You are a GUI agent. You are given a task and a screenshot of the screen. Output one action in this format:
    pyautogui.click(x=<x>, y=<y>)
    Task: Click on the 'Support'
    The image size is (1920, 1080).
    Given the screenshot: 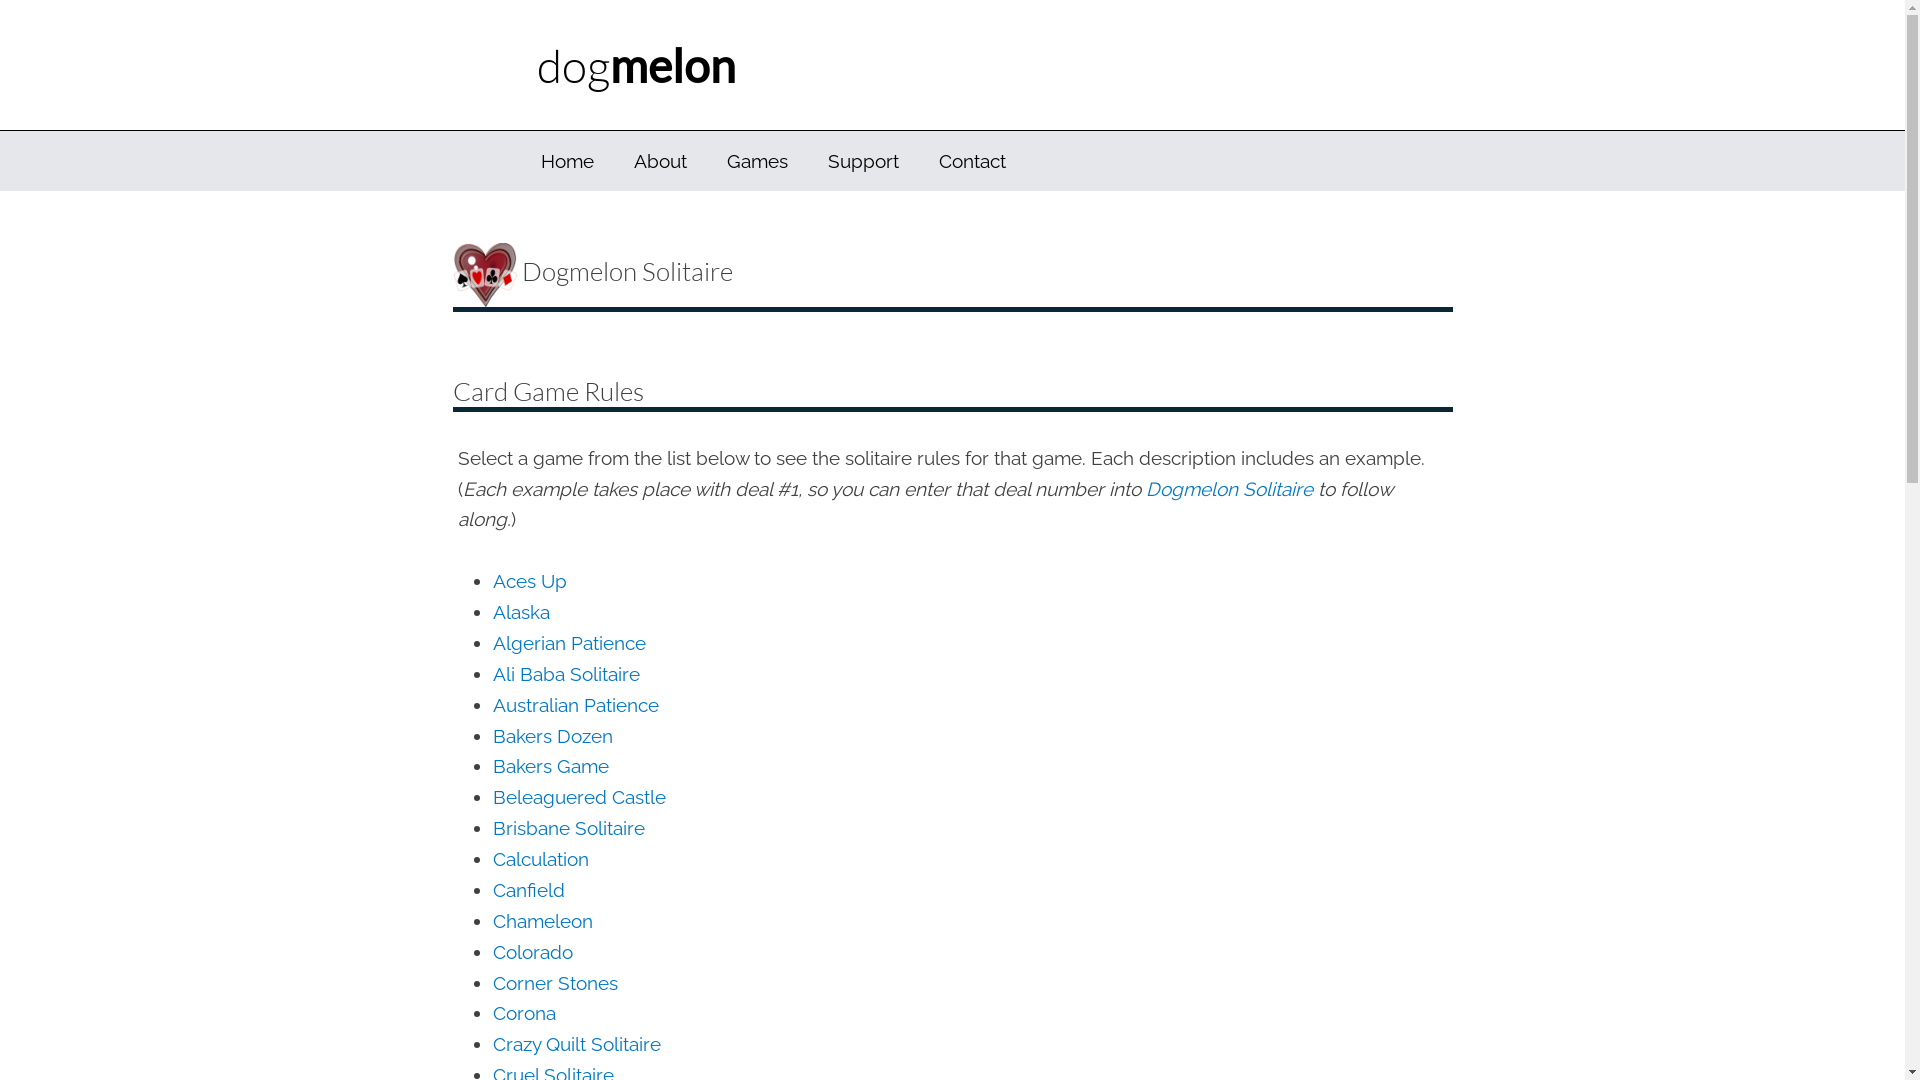 What is the action you would take?
    pyautogui.click(x=863, y=160)
    